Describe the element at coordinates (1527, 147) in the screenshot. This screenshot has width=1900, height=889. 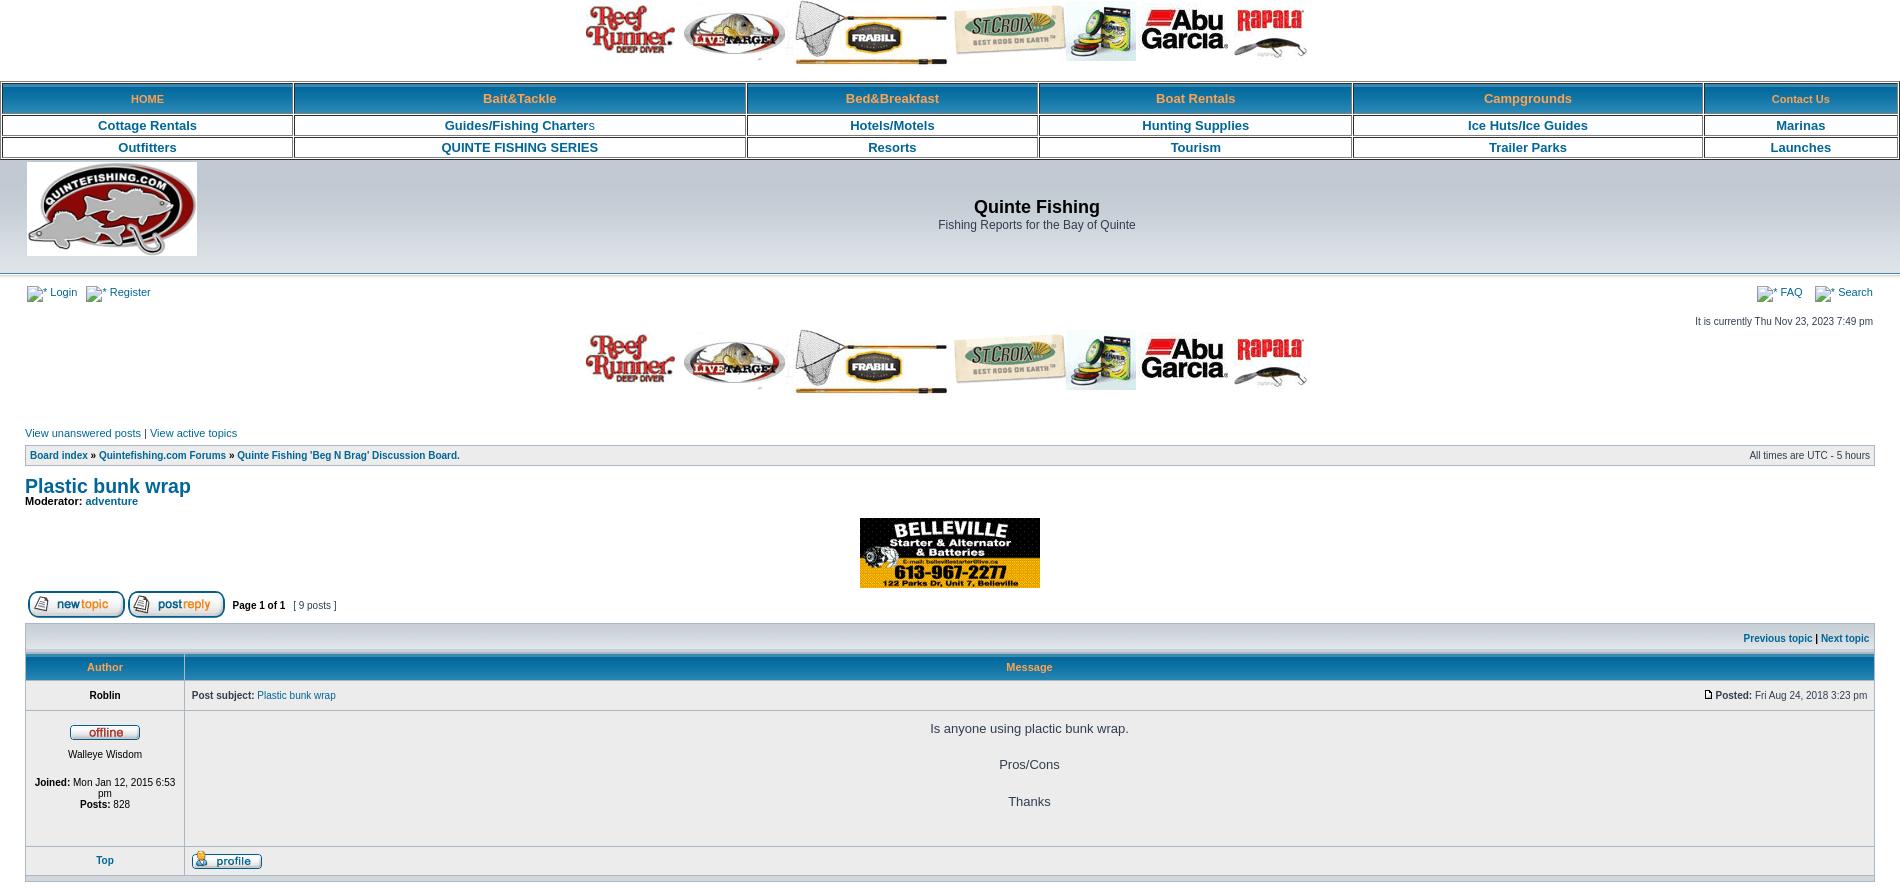
I see `'Trailer Parks'` at that location.